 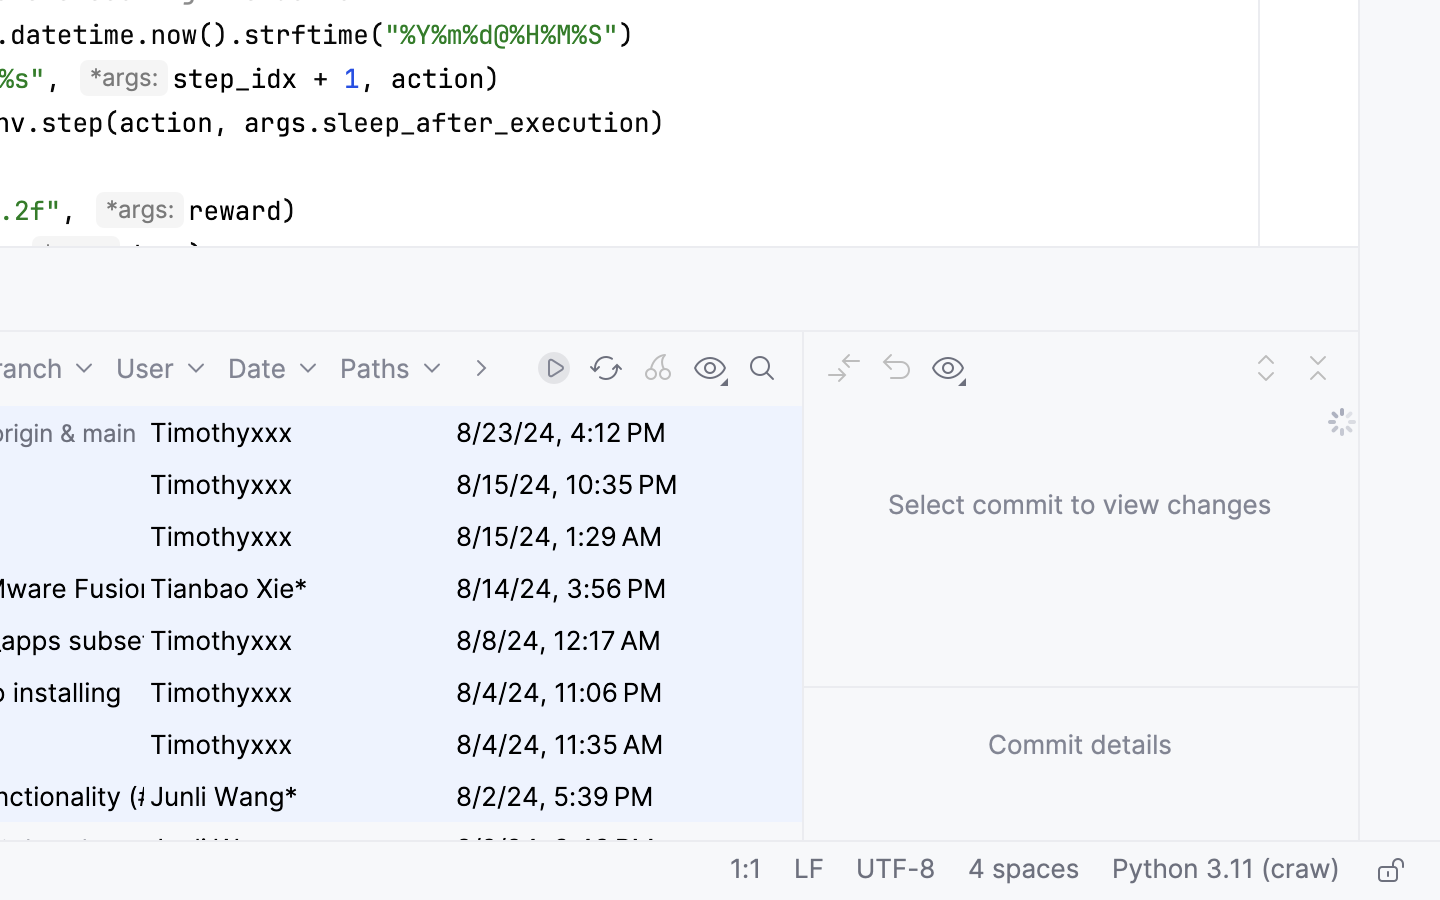 What do you see at coordinates (1388, 871) in the screenshot?
I see `'Make file read-only'` at bounding box center [1388, 871].